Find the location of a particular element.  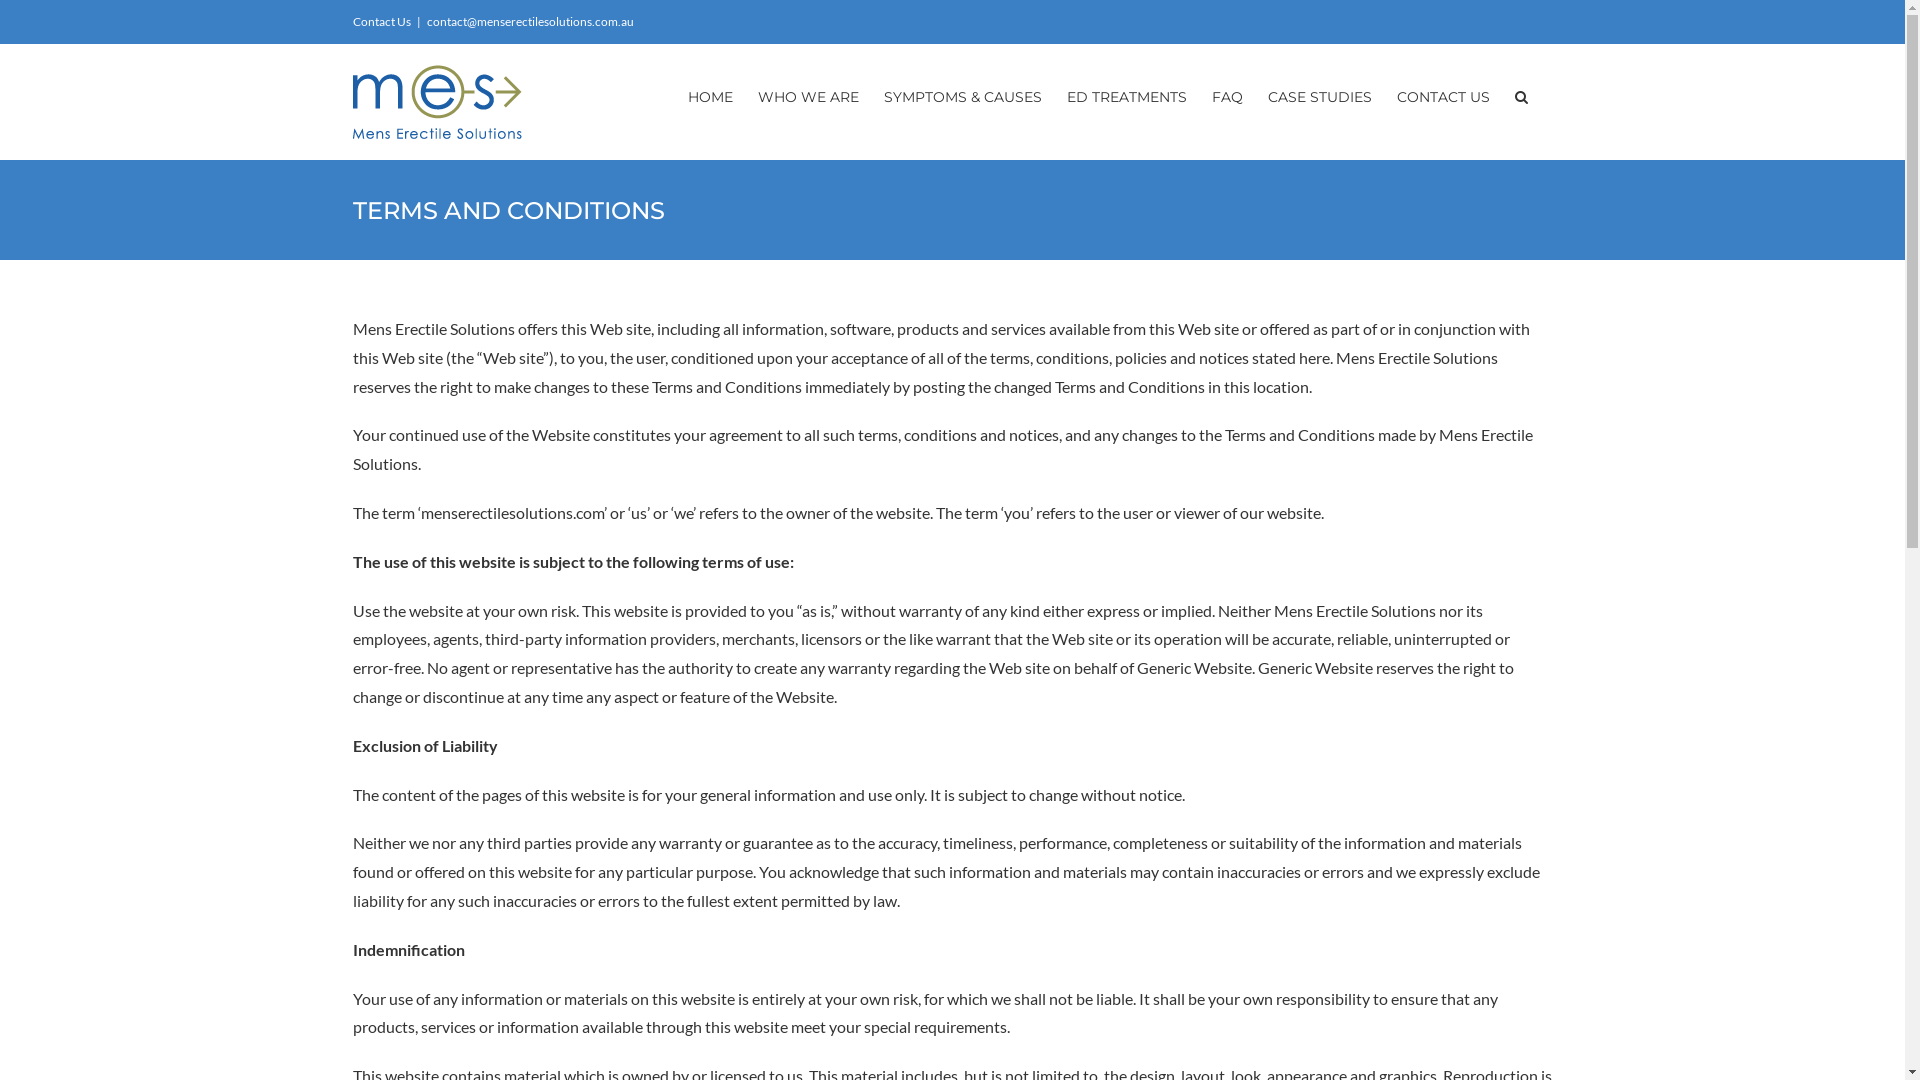

'CONTACT US' is located at coordinates (1442, 96).